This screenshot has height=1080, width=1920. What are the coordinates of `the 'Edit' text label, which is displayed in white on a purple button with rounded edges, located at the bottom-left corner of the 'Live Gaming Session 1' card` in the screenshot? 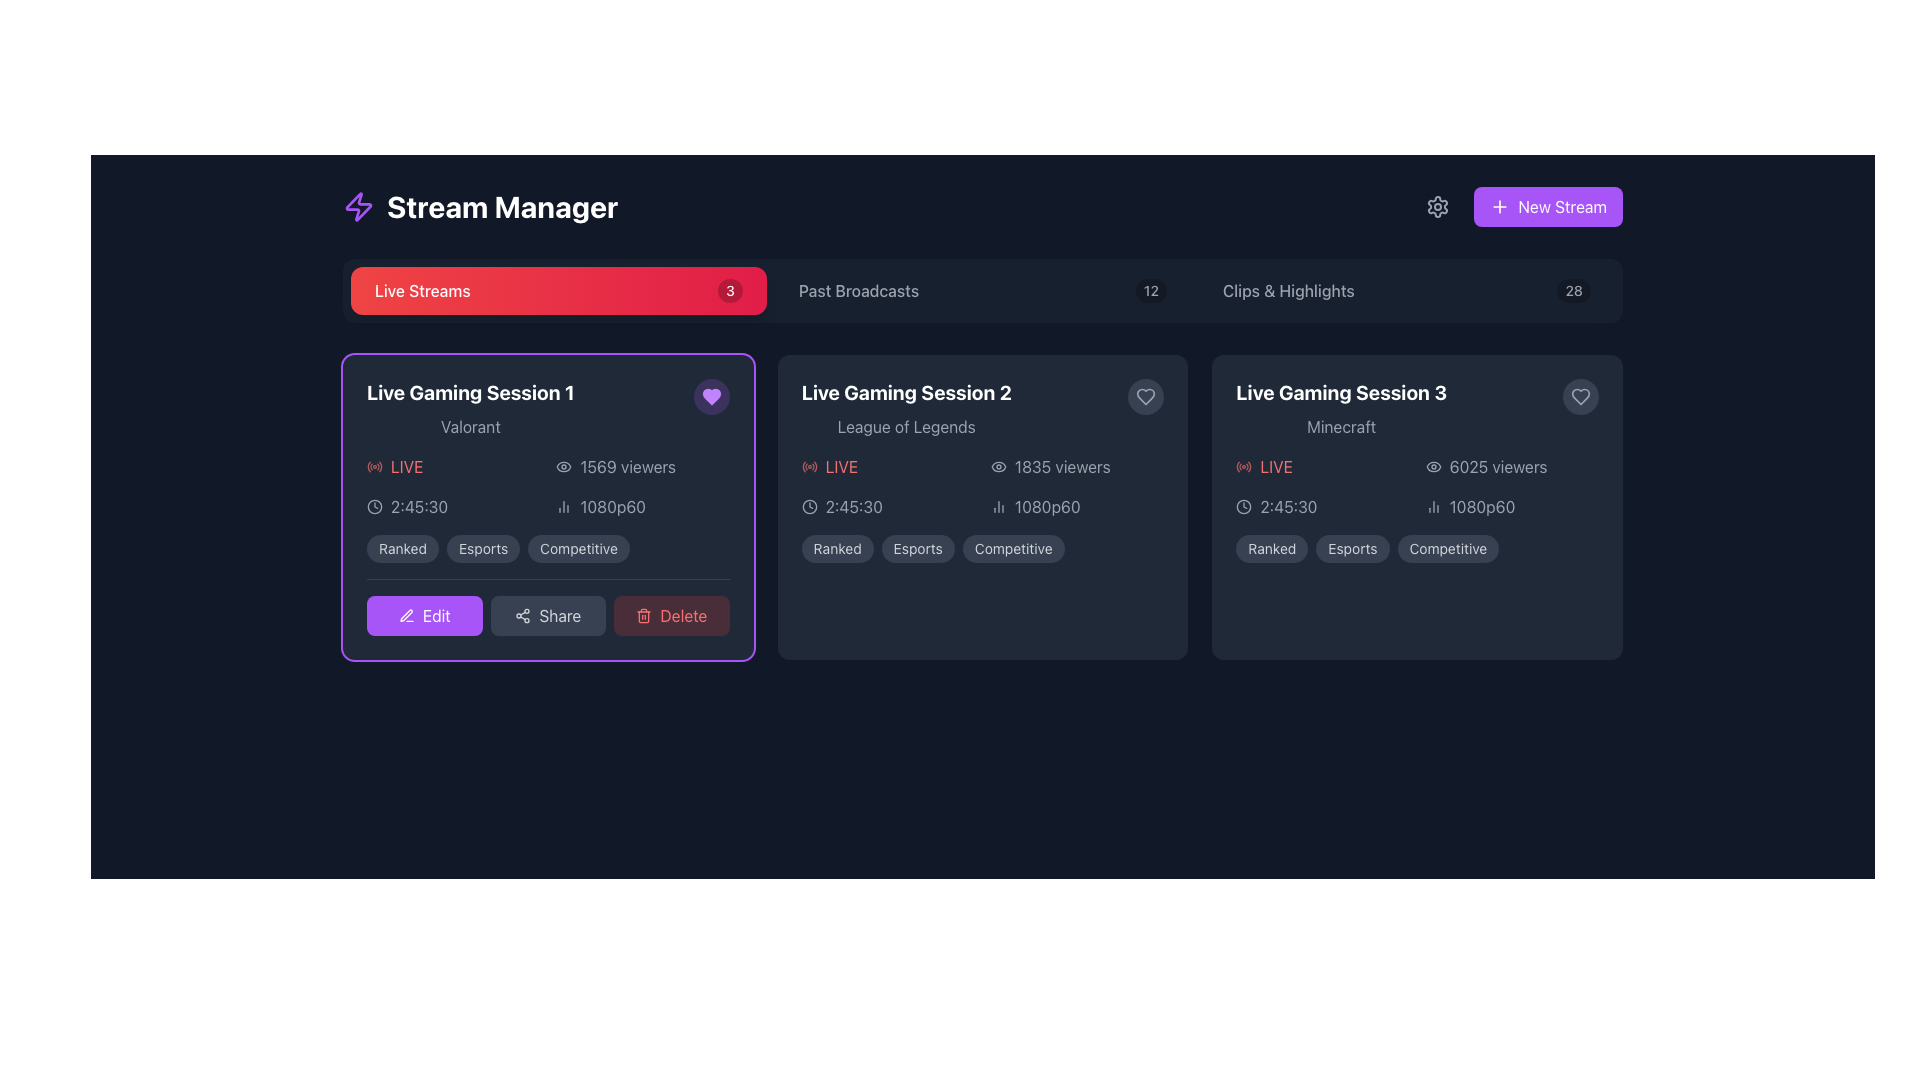 It's located at (435, 615).